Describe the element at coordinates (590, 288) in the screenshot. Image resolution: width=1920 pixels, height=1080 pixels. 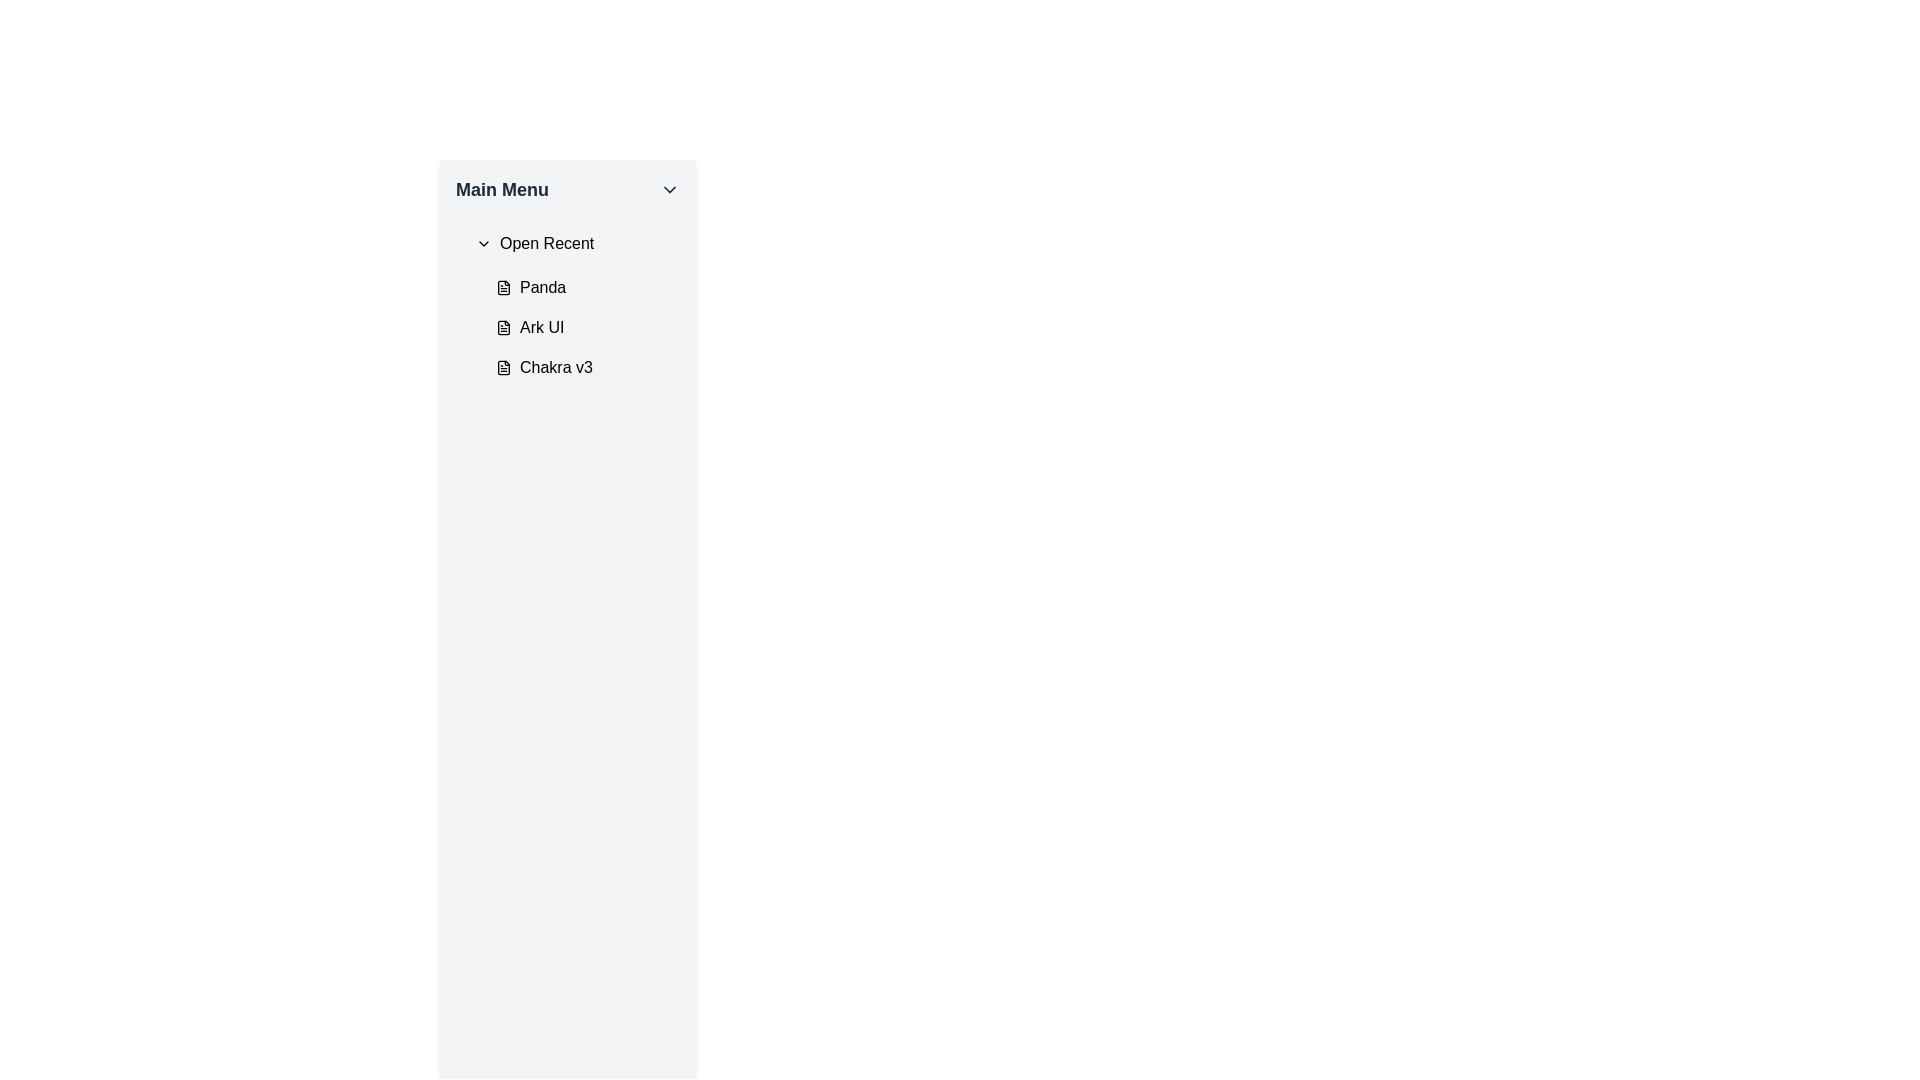
I see `the menu item labeled 'Panda', which is the first item in a vertical list containing similar items, to trigger visual feedback` at that location.